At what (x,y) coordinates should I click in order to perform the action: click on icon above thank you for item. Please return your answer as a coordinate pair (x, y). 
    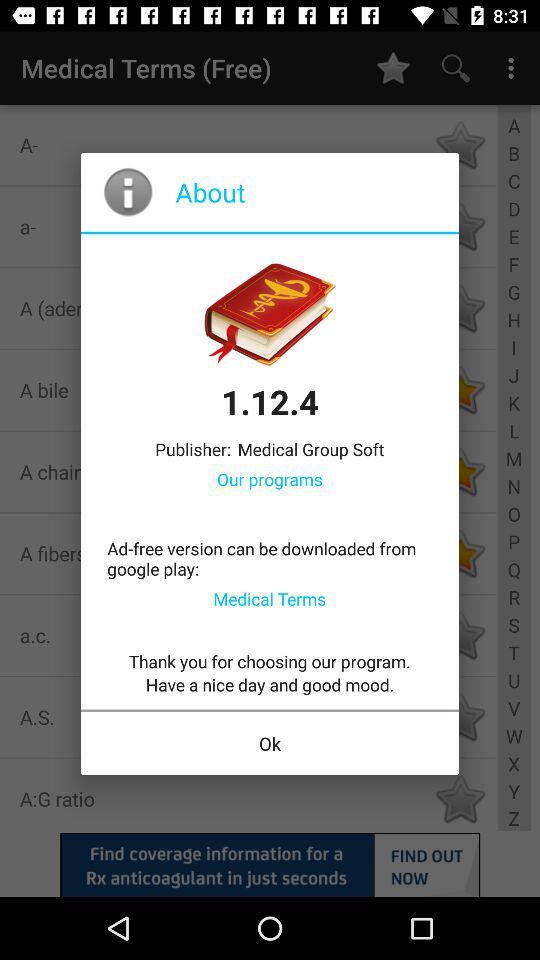
    Looking at the image, I should click on (269, 598).